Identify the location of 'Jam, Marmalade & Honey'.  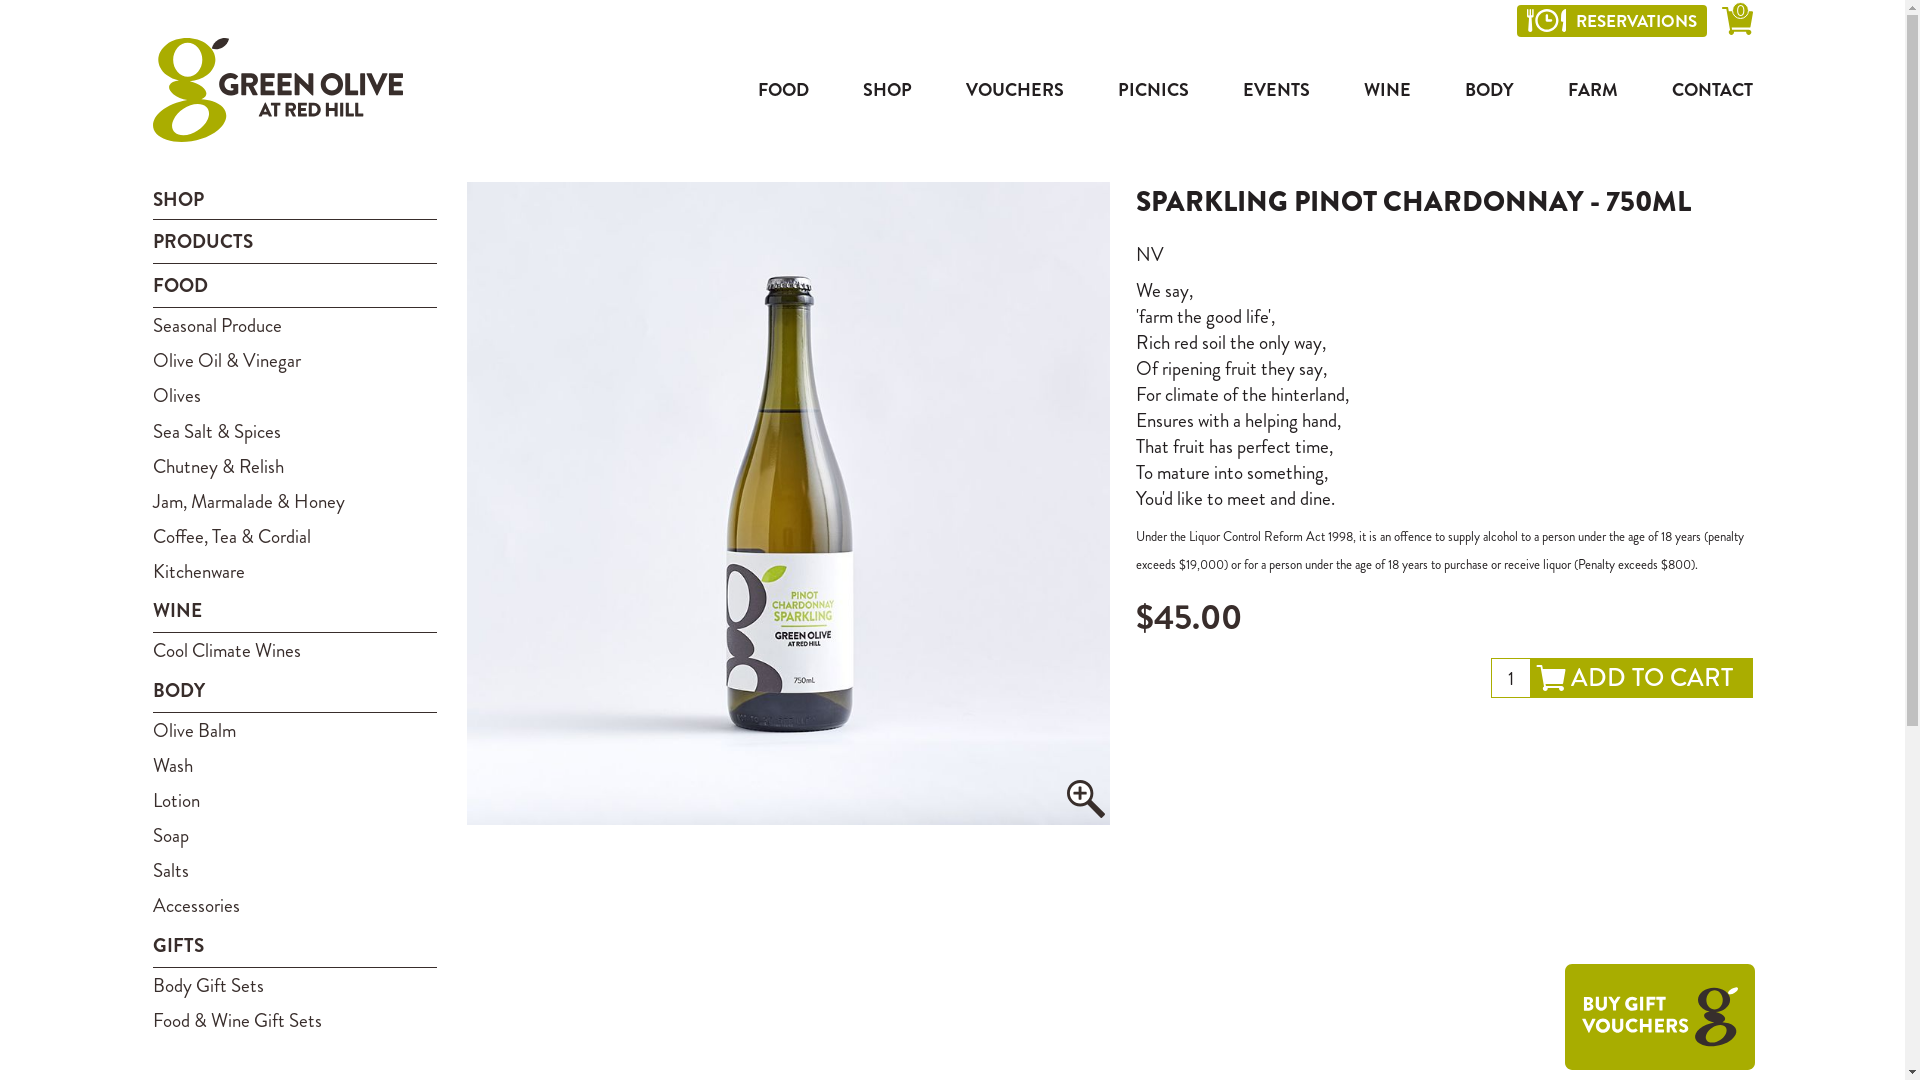
(151, 500).